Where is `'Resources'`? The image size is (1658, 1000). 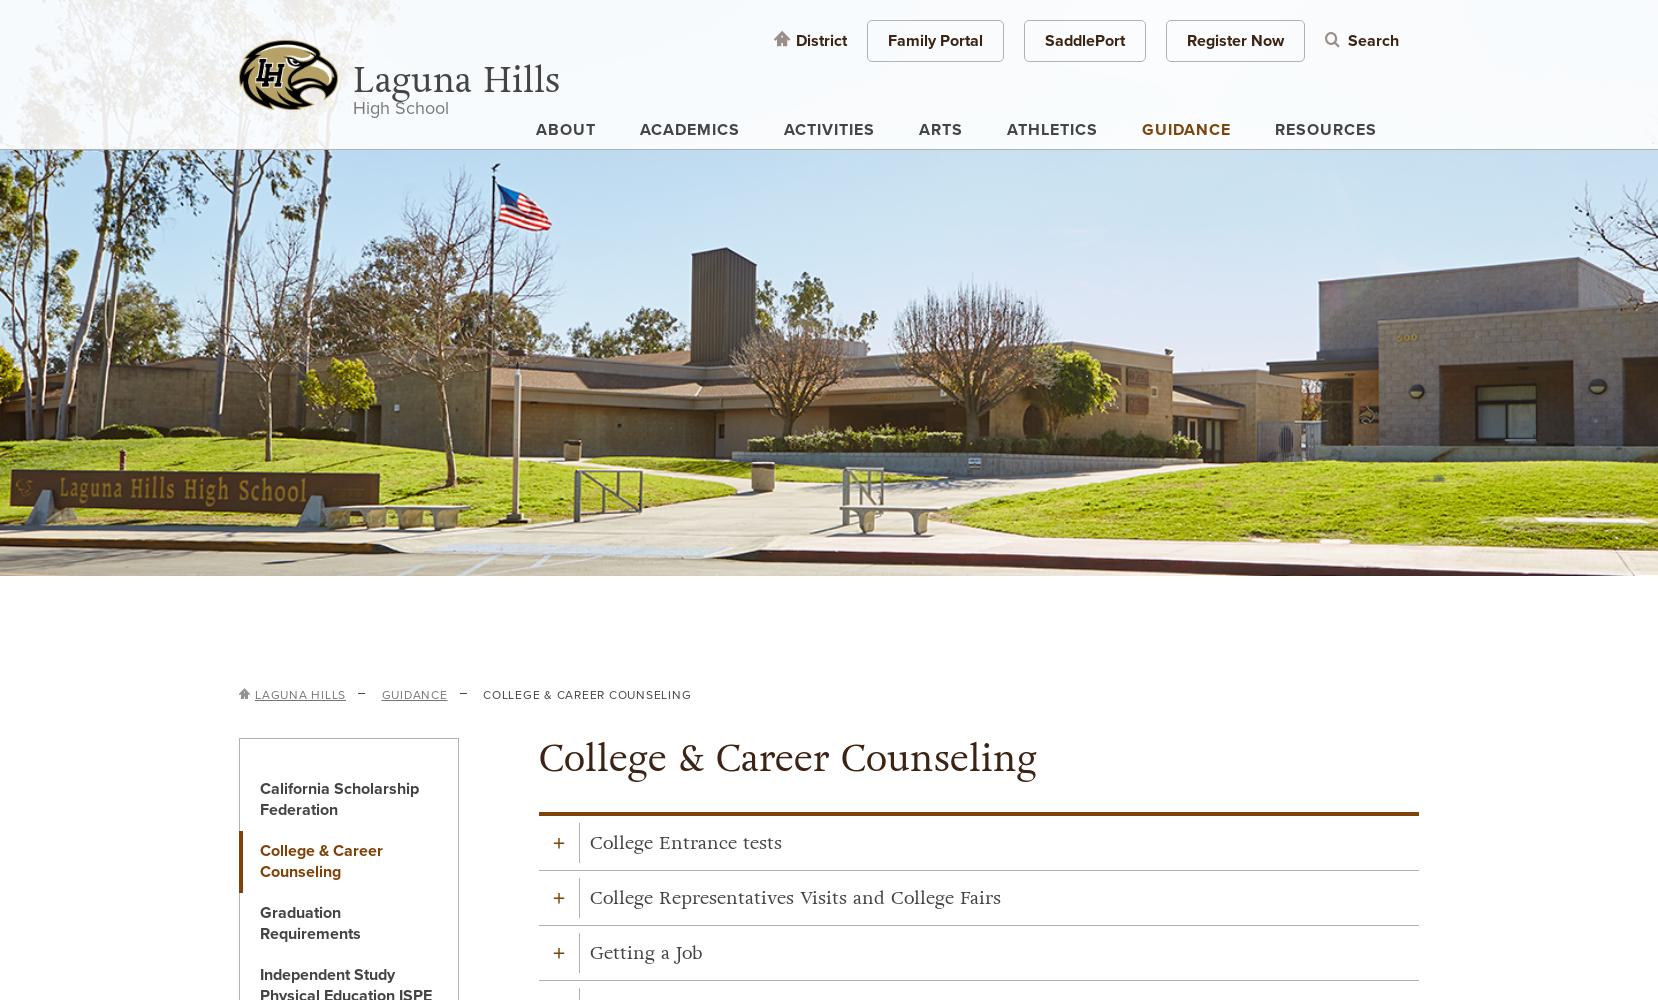
'Resources' is located at coordinates (1326, 130).